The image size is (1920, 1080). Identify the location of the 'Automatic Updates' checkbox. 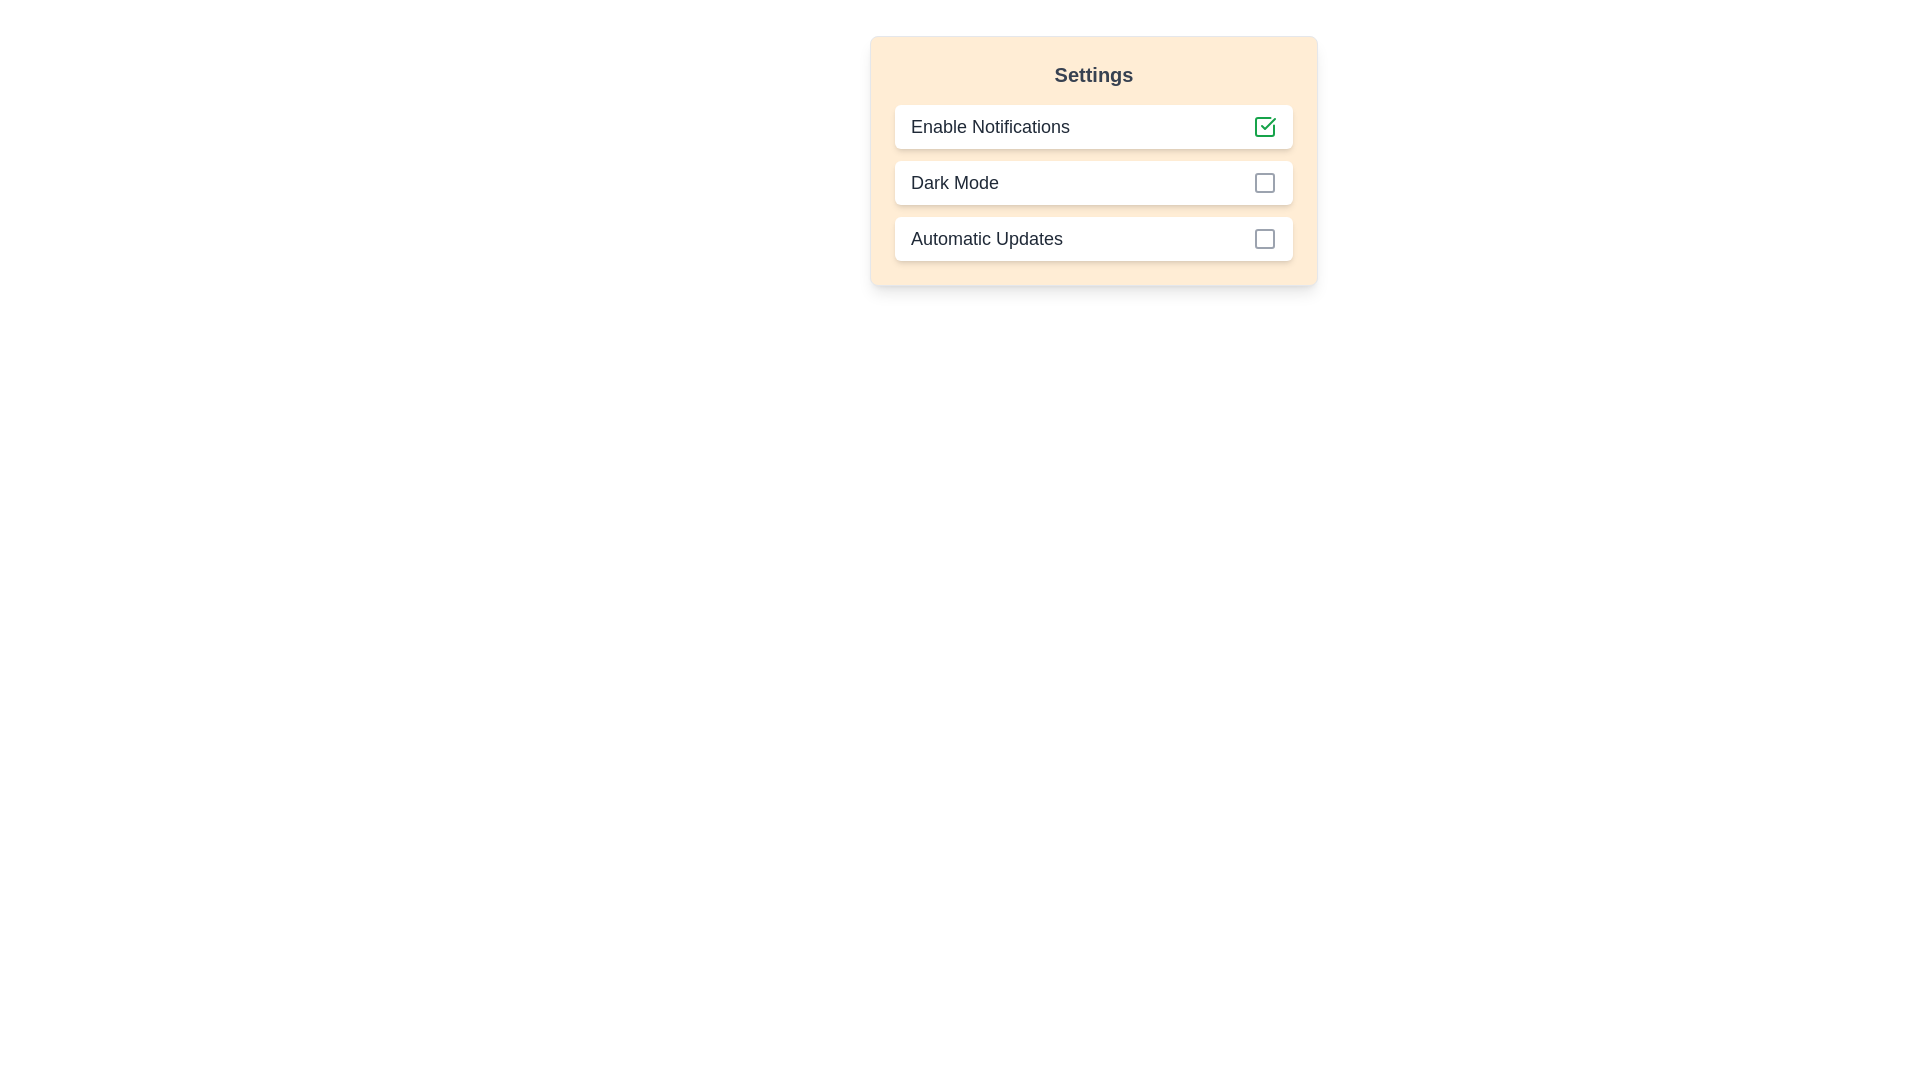
(1093, 238).